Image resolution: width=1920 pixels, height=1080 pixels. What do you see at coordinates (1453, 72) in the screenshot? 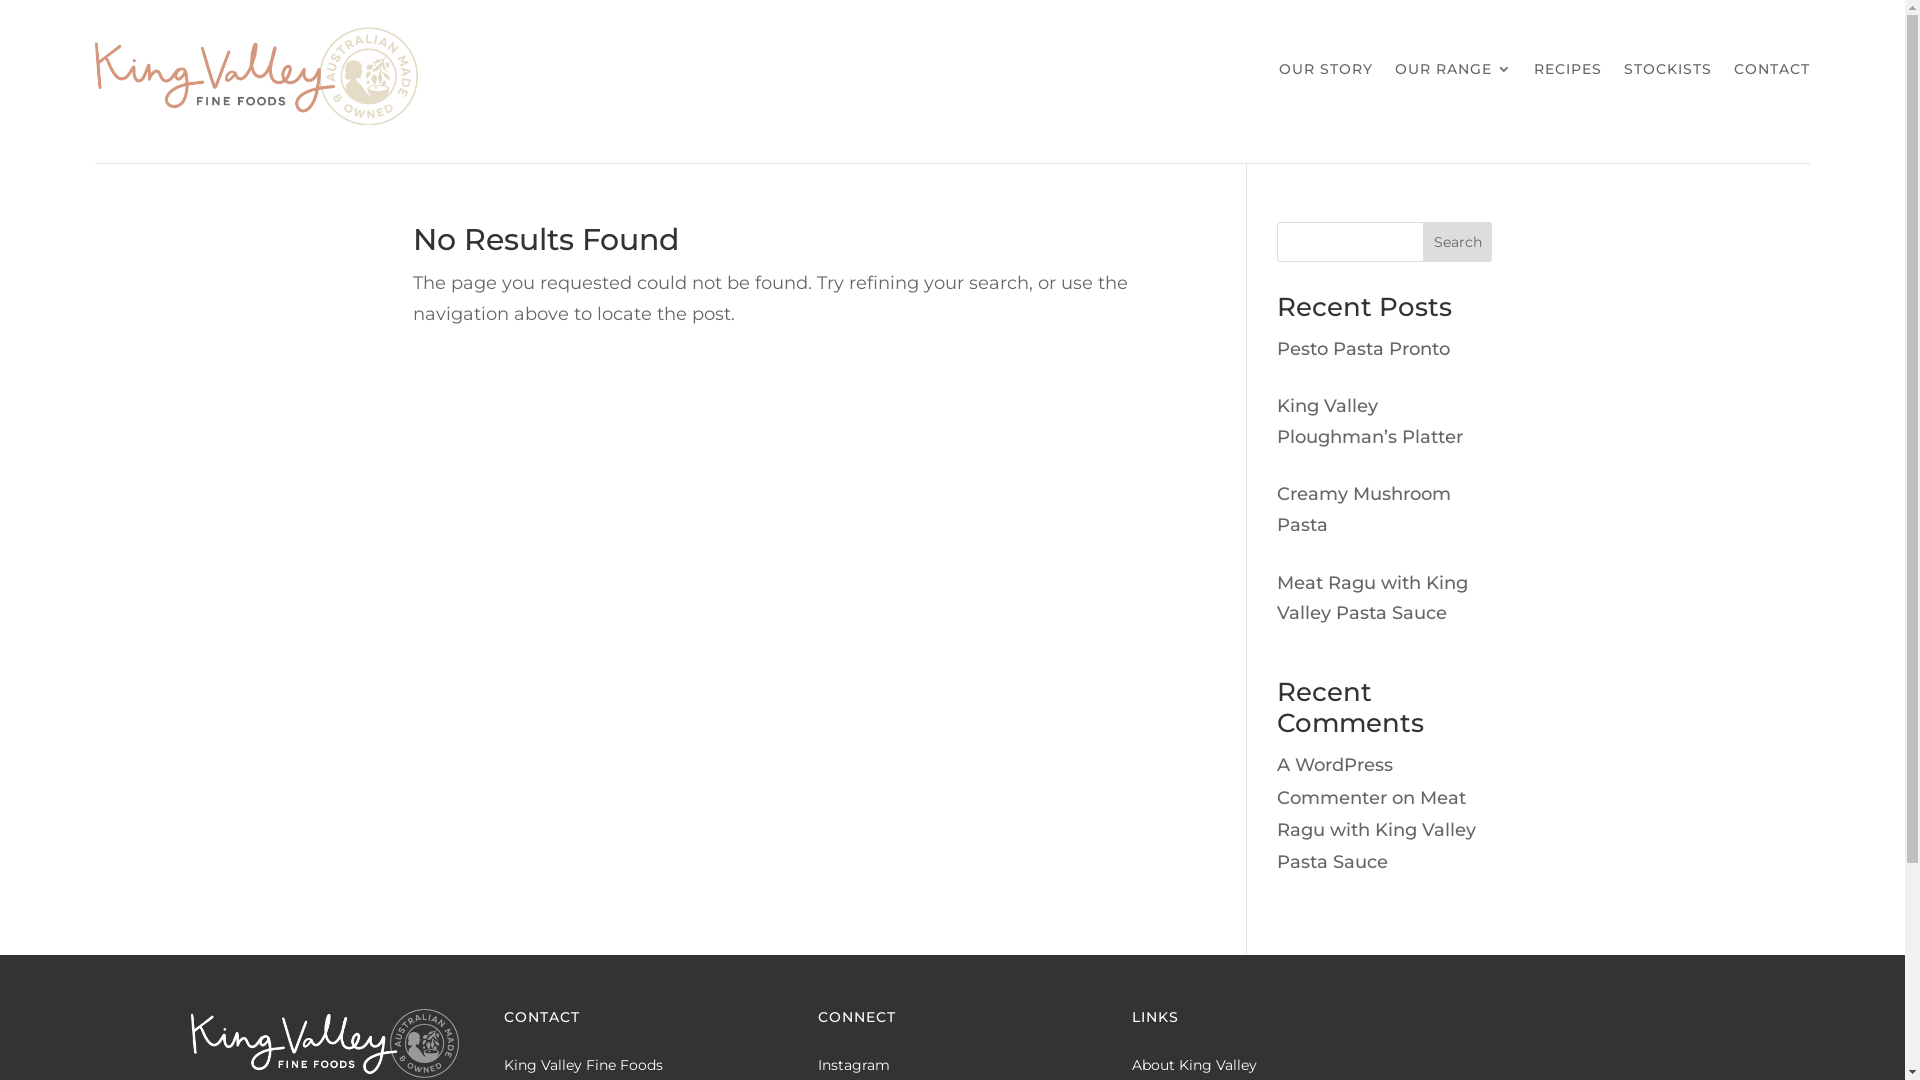
I see `'OUR RANGE'` at bounding box center [1453, 72].